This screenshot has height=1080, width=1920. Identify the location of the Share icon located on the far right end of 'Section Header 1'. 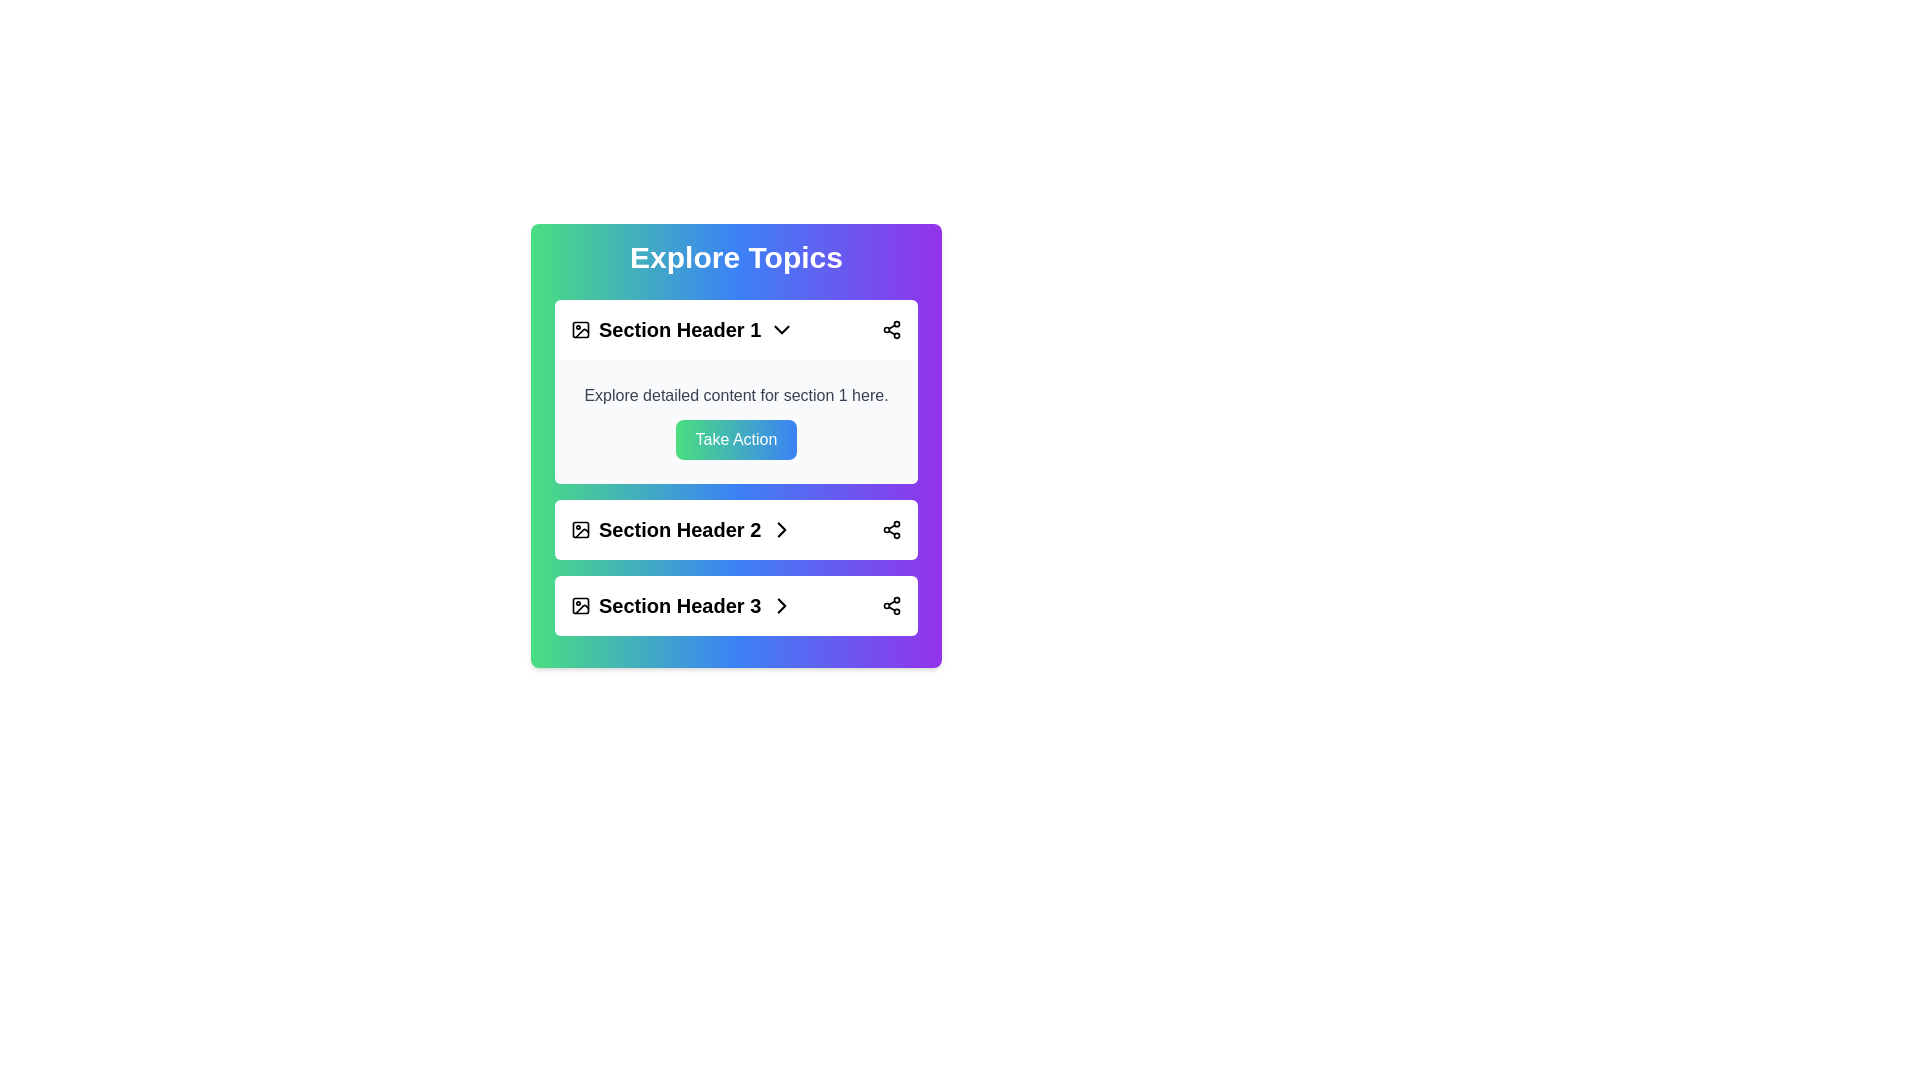
(891, 329).